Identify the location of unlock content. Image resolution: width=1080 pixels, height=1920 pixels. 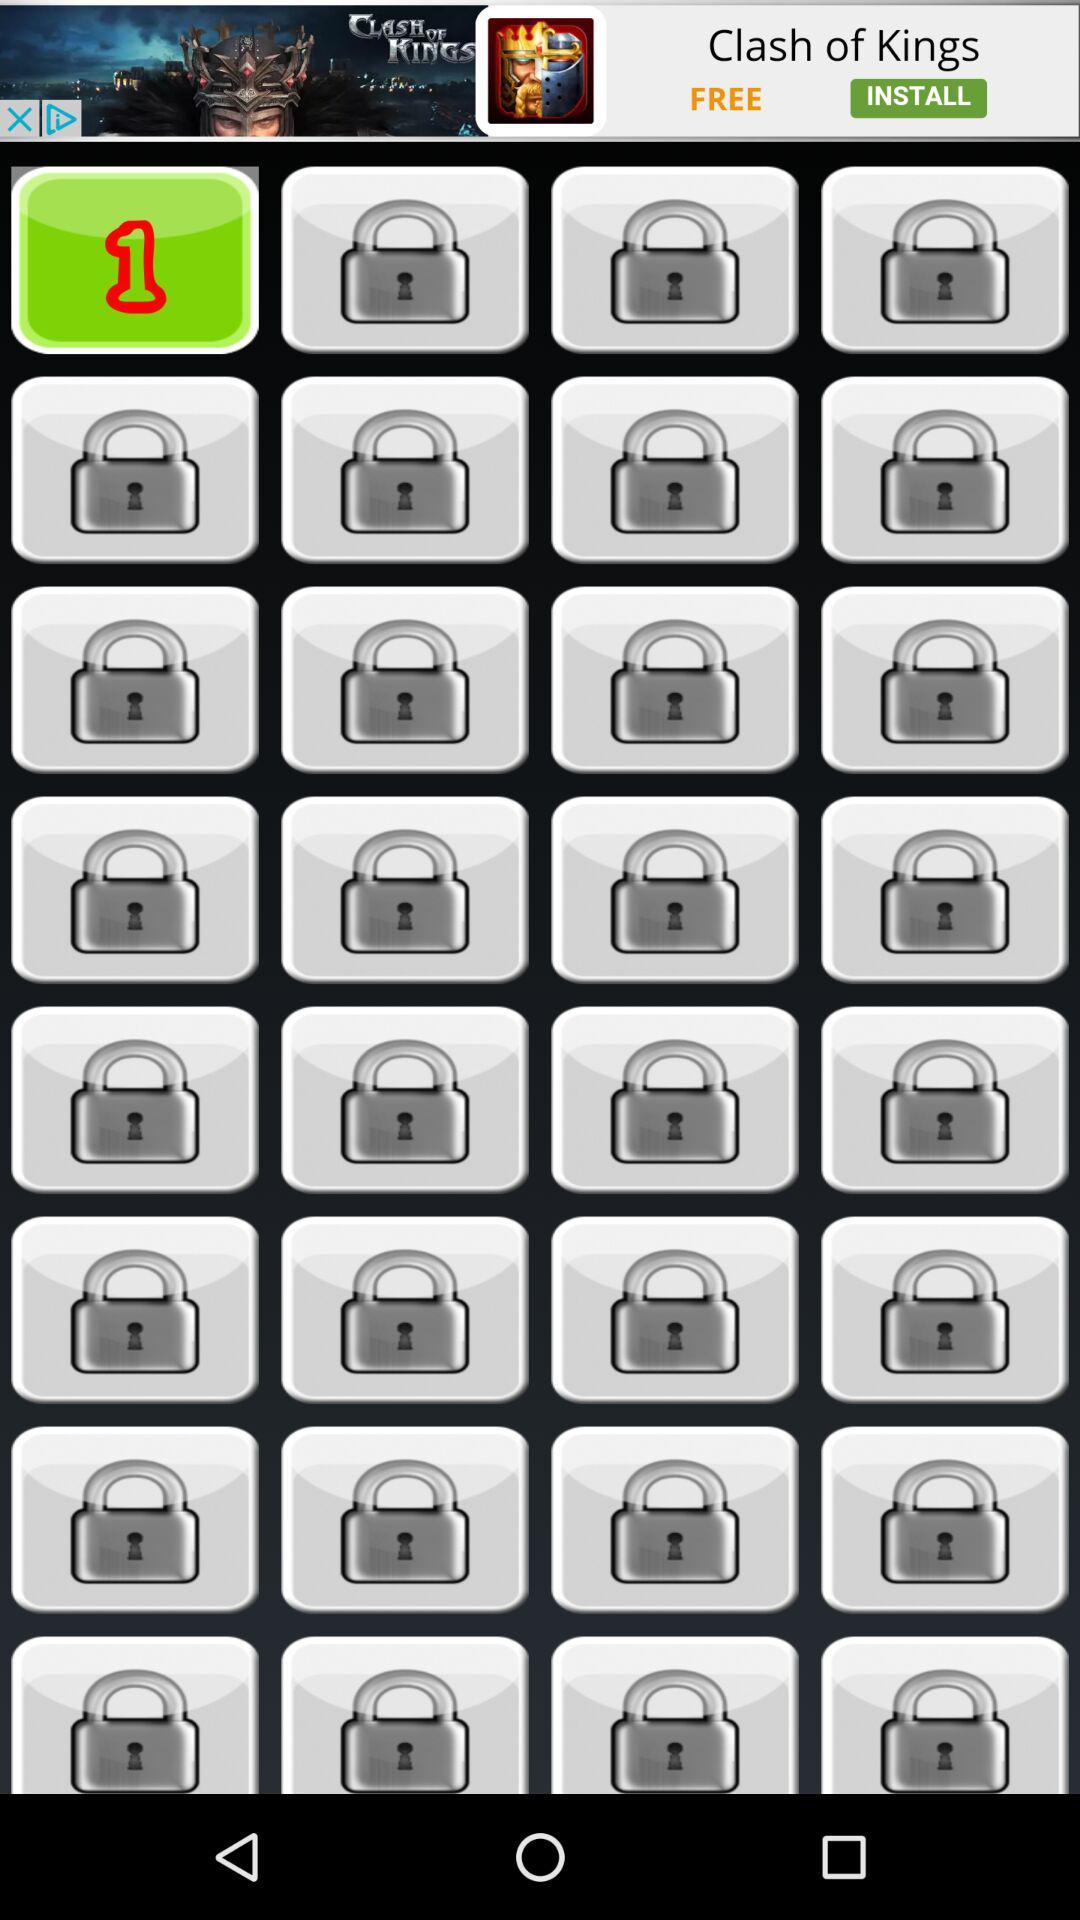
(675, 1310).